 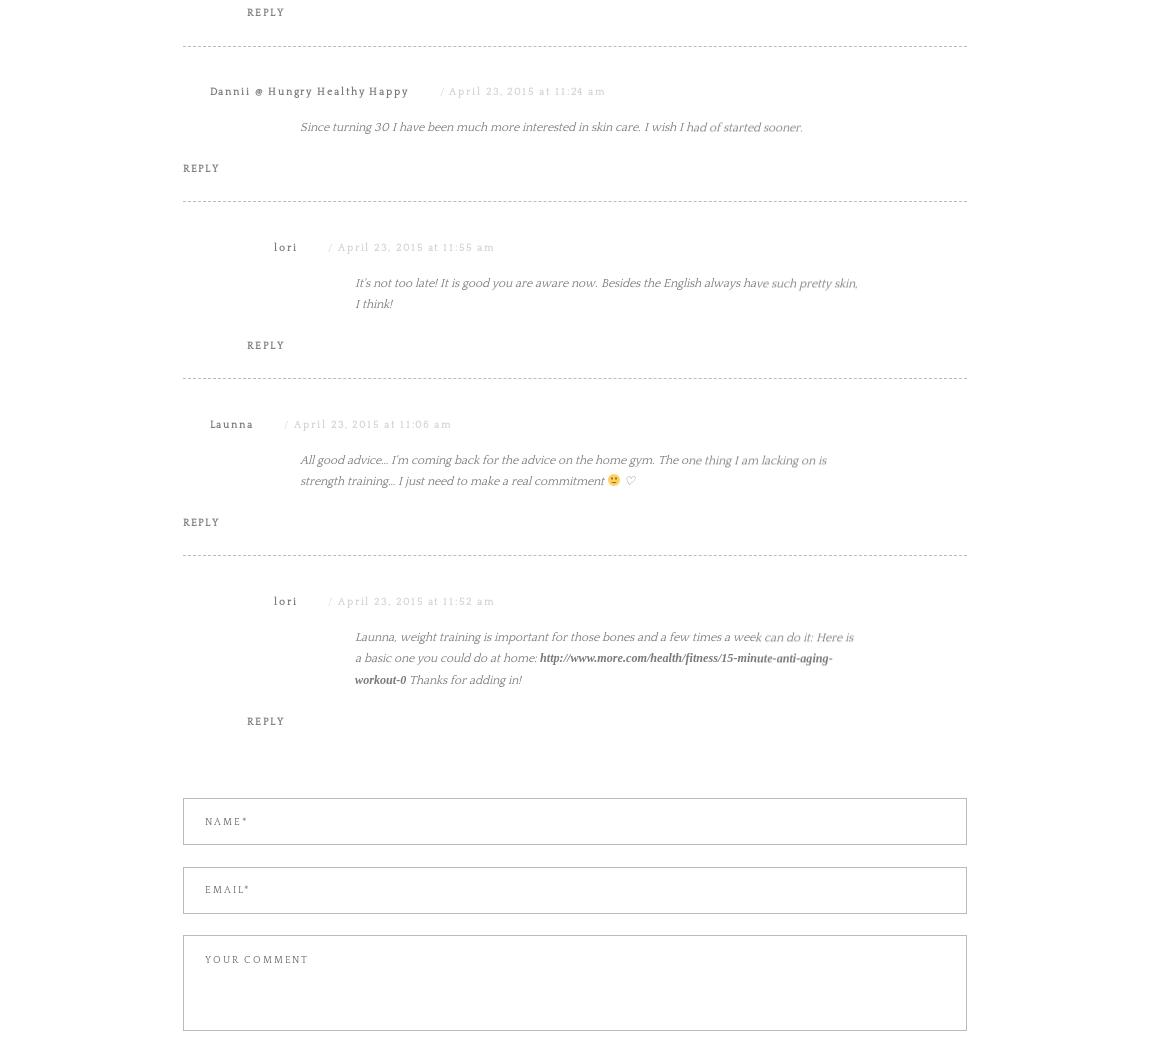 I want to click on 'Hold on, Gingi! No worries as each chapter and decade hold good times and plenty of adventures.', so click(x=355, y=161).